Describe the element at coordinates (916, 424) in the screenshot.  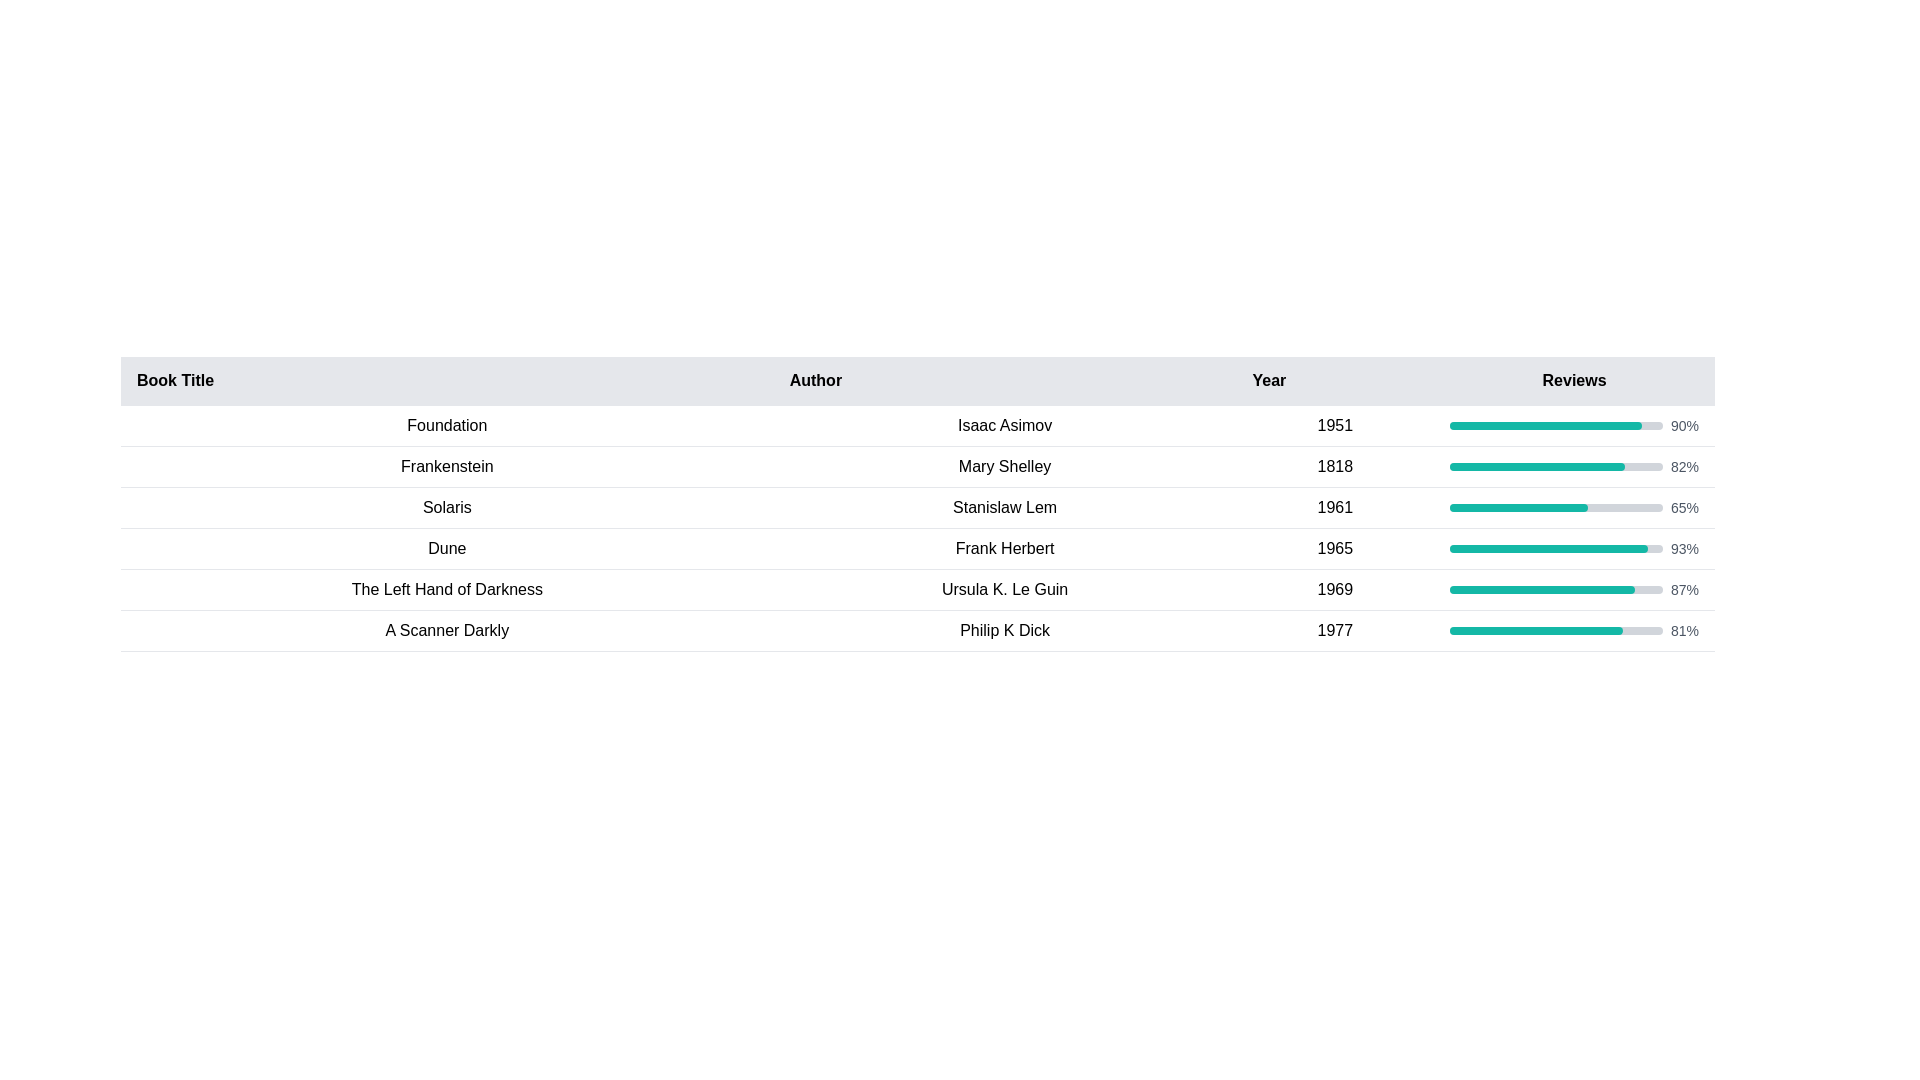
I see `the first row of the table that contains information about the book 'Foundation' by Isaac Asimov by tabbing to it` at that location.